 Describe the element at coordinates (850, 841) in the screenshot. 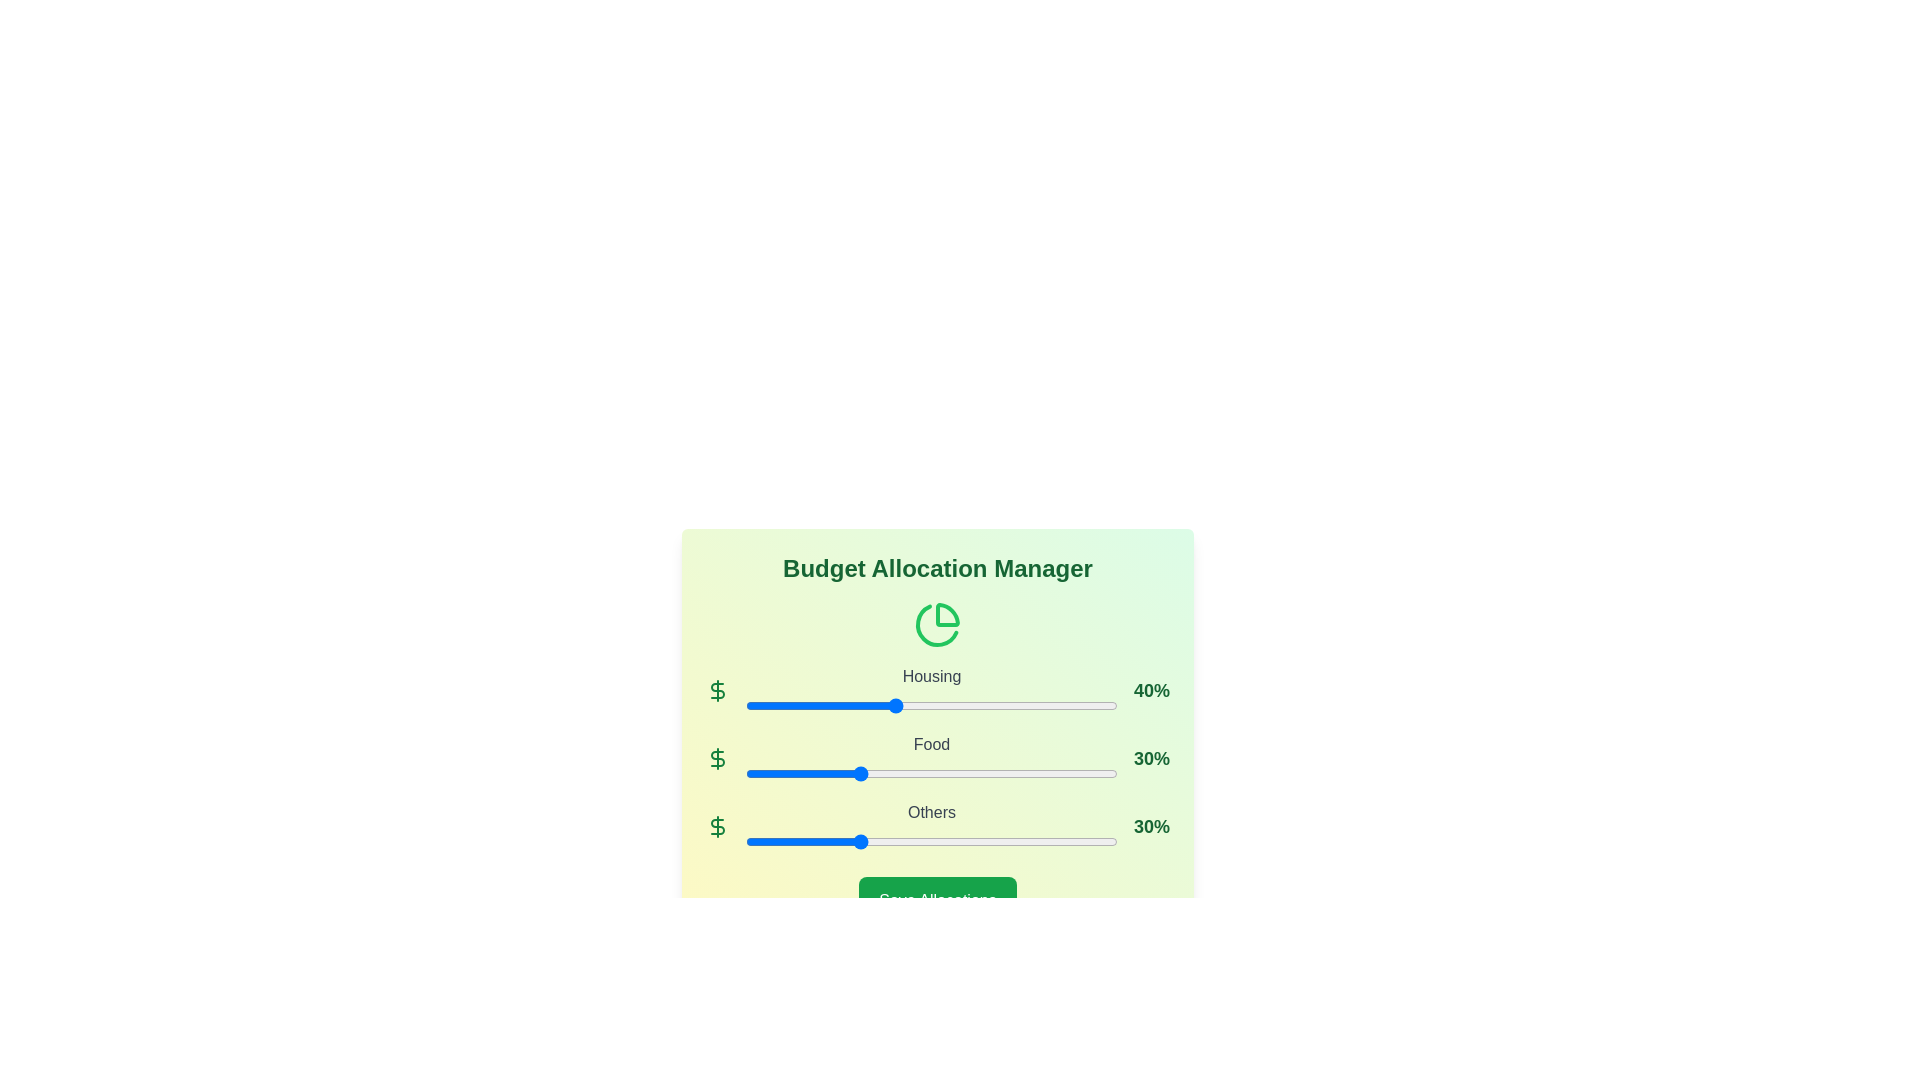

I see `the 'Others' slider to 28%` at that location.